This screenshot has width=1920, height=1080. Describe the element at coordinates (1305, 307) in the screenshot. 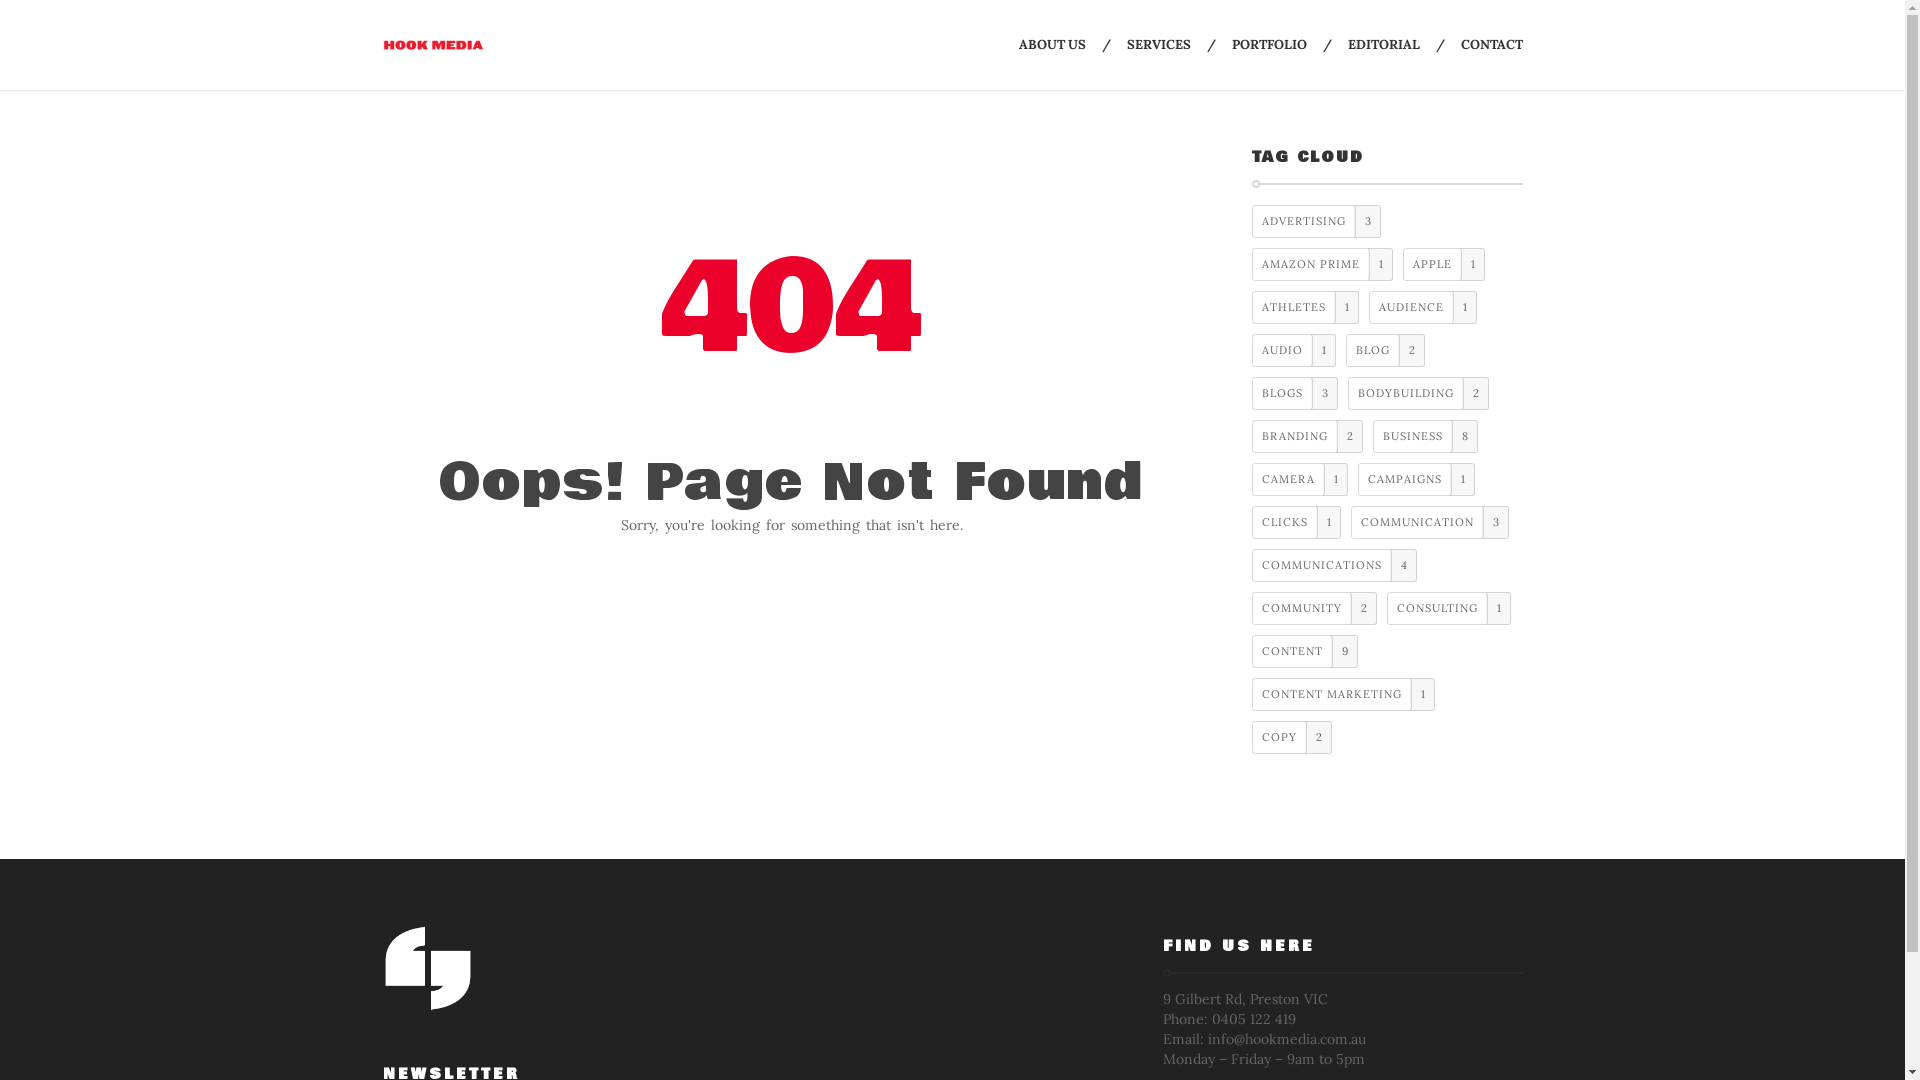

I see `'ATHLETES1'` at that location.